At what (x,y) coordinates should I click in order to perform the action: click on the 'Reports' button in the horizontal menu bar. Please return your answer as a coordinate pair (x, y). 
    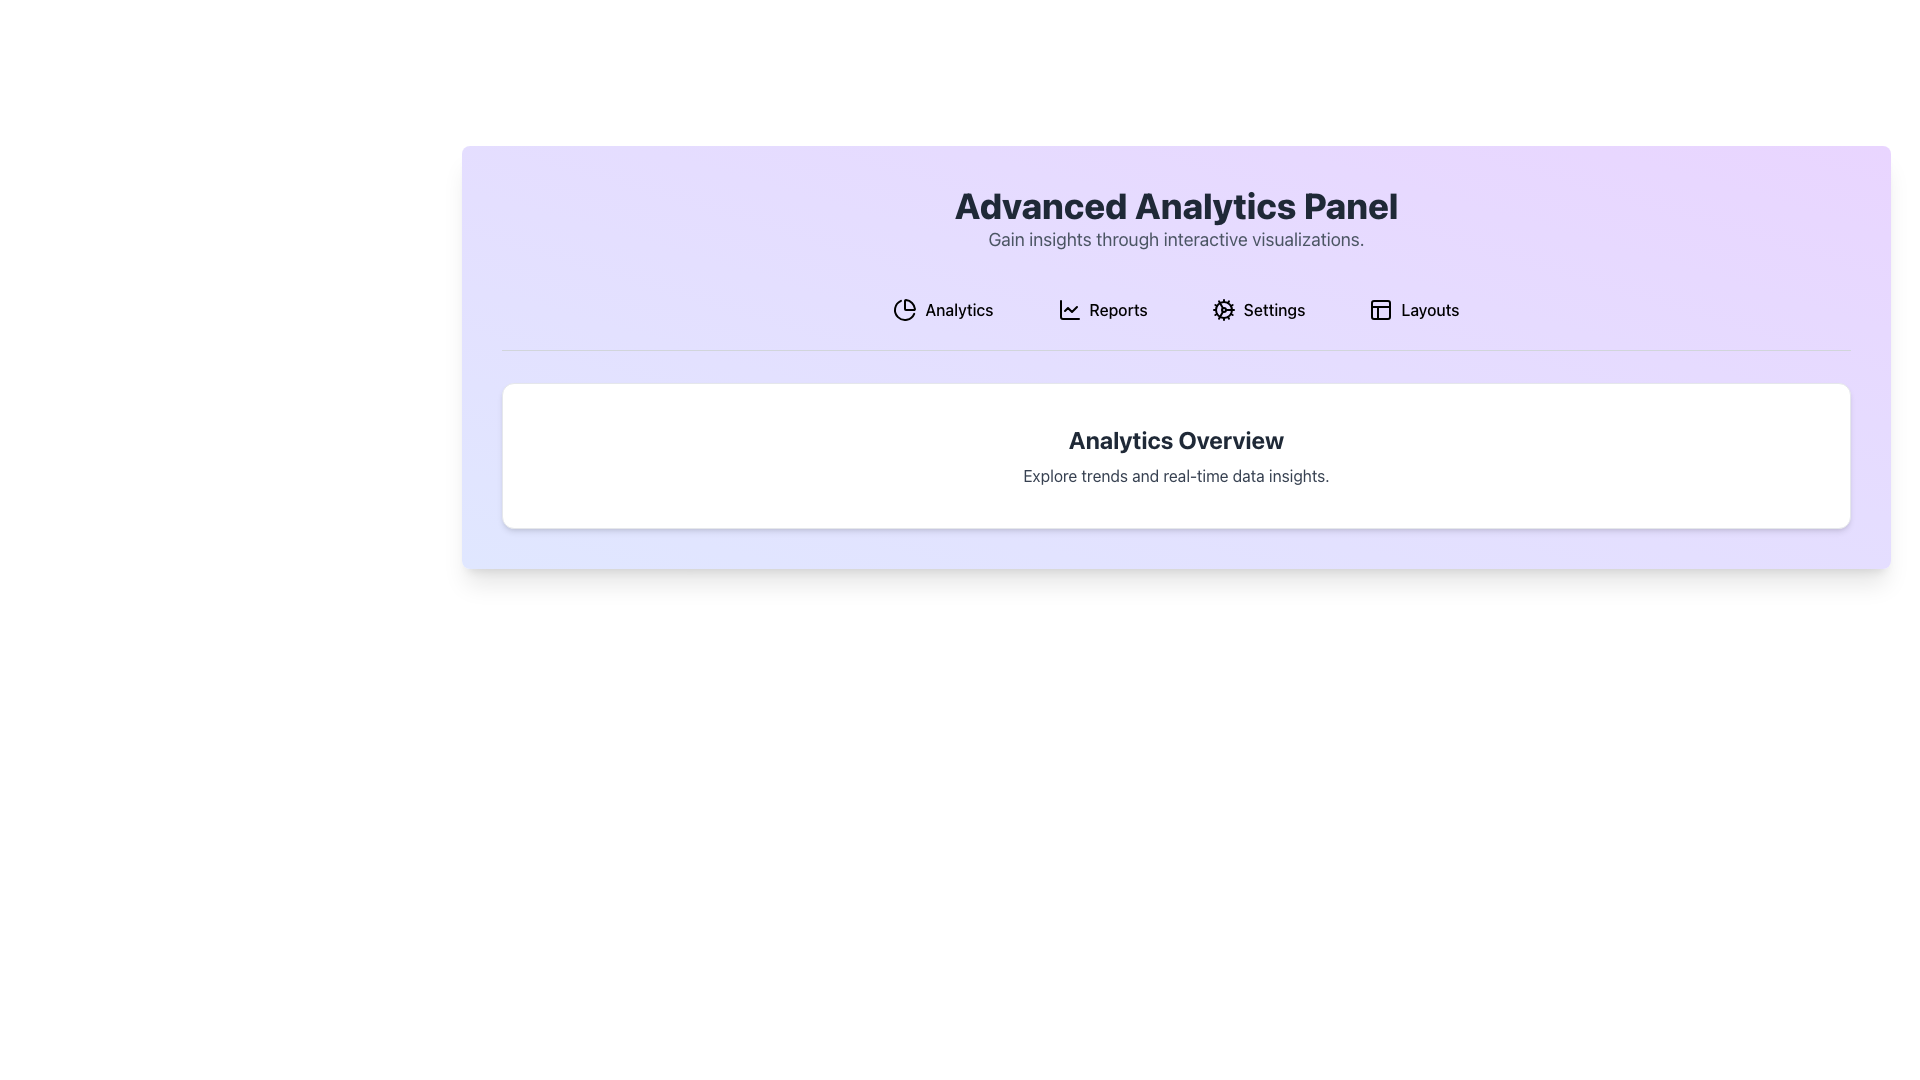
    Looking at the image, I should click on (1101, 309).